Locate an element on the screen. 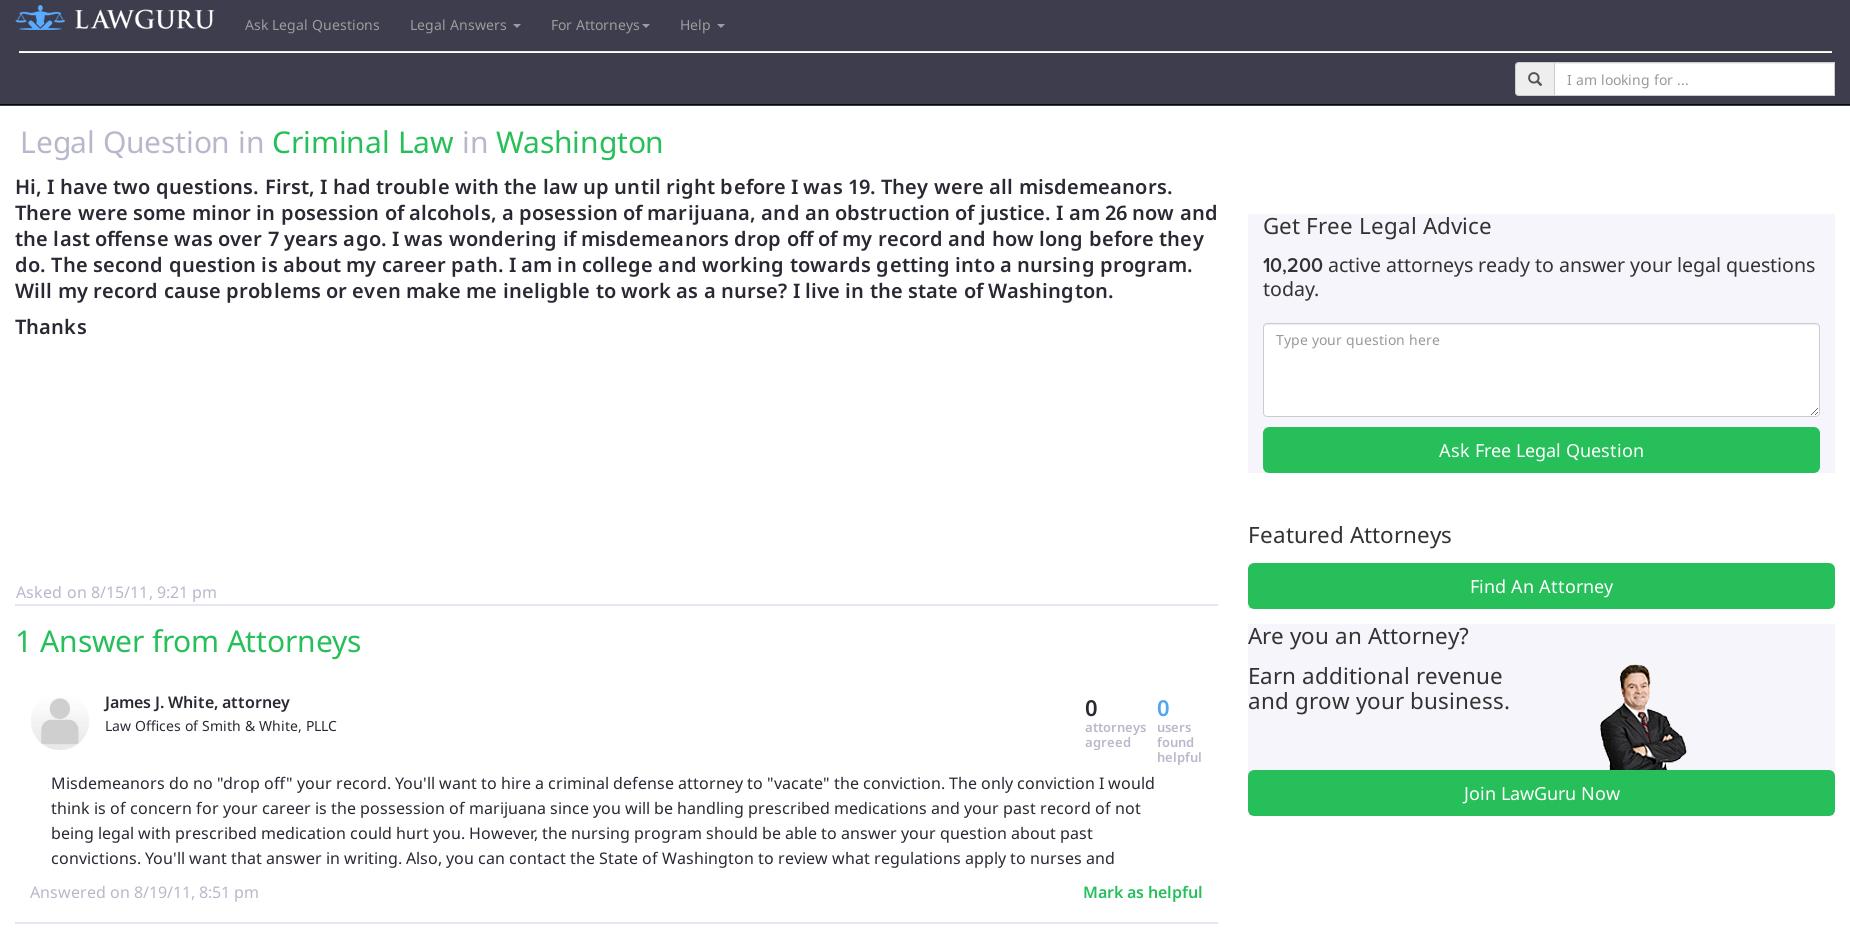  'Misdemeanors do no "drop off" your record. You'll want to hire a criminal defense attorney to "vacate" the conviction. The only conviction I would think is of concern for your career is the possession of marijuana since you will be handling prescribed medications and your past record of not being legal with prescribed medication could hurt you. However, the nursing program should be able to answer your question about past convictions. You'll want that answer in writing. Also, you can contact the State of Washington to review what regulations apply to nurses and criminal convictions. Again, get the answer in writing.' is located at coordinates (602, 830).